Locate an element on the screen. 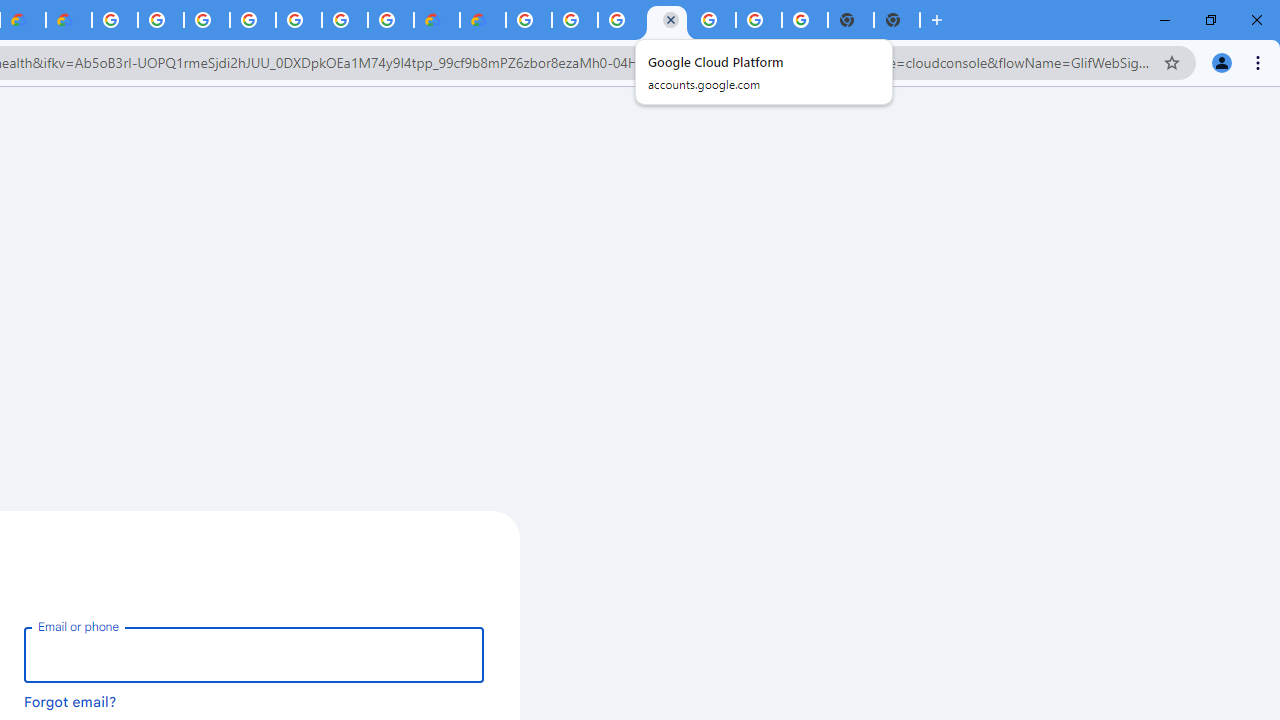  'Google Cloud Platform' is located at coordinates (712, 20).